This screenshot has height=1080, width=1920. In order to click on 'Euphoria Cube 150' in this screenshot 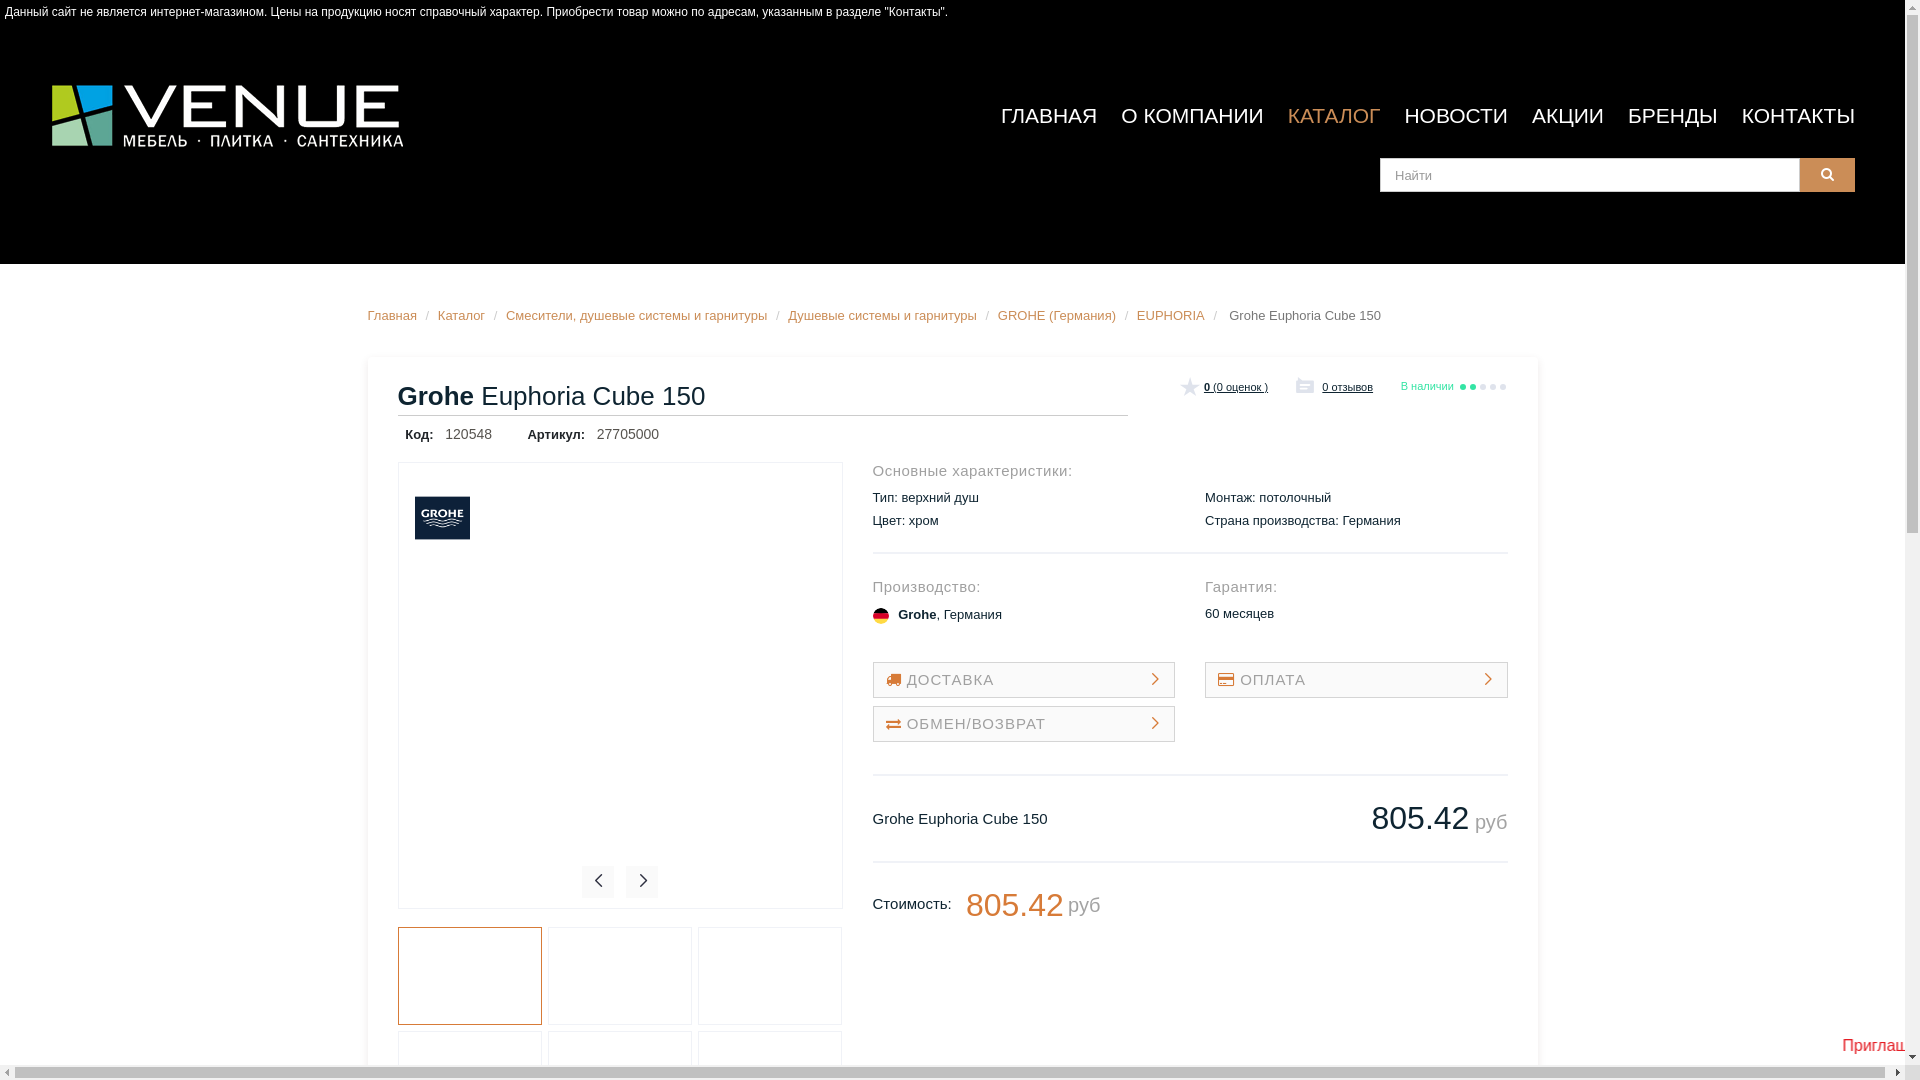, I will do `click(469, 974)`.